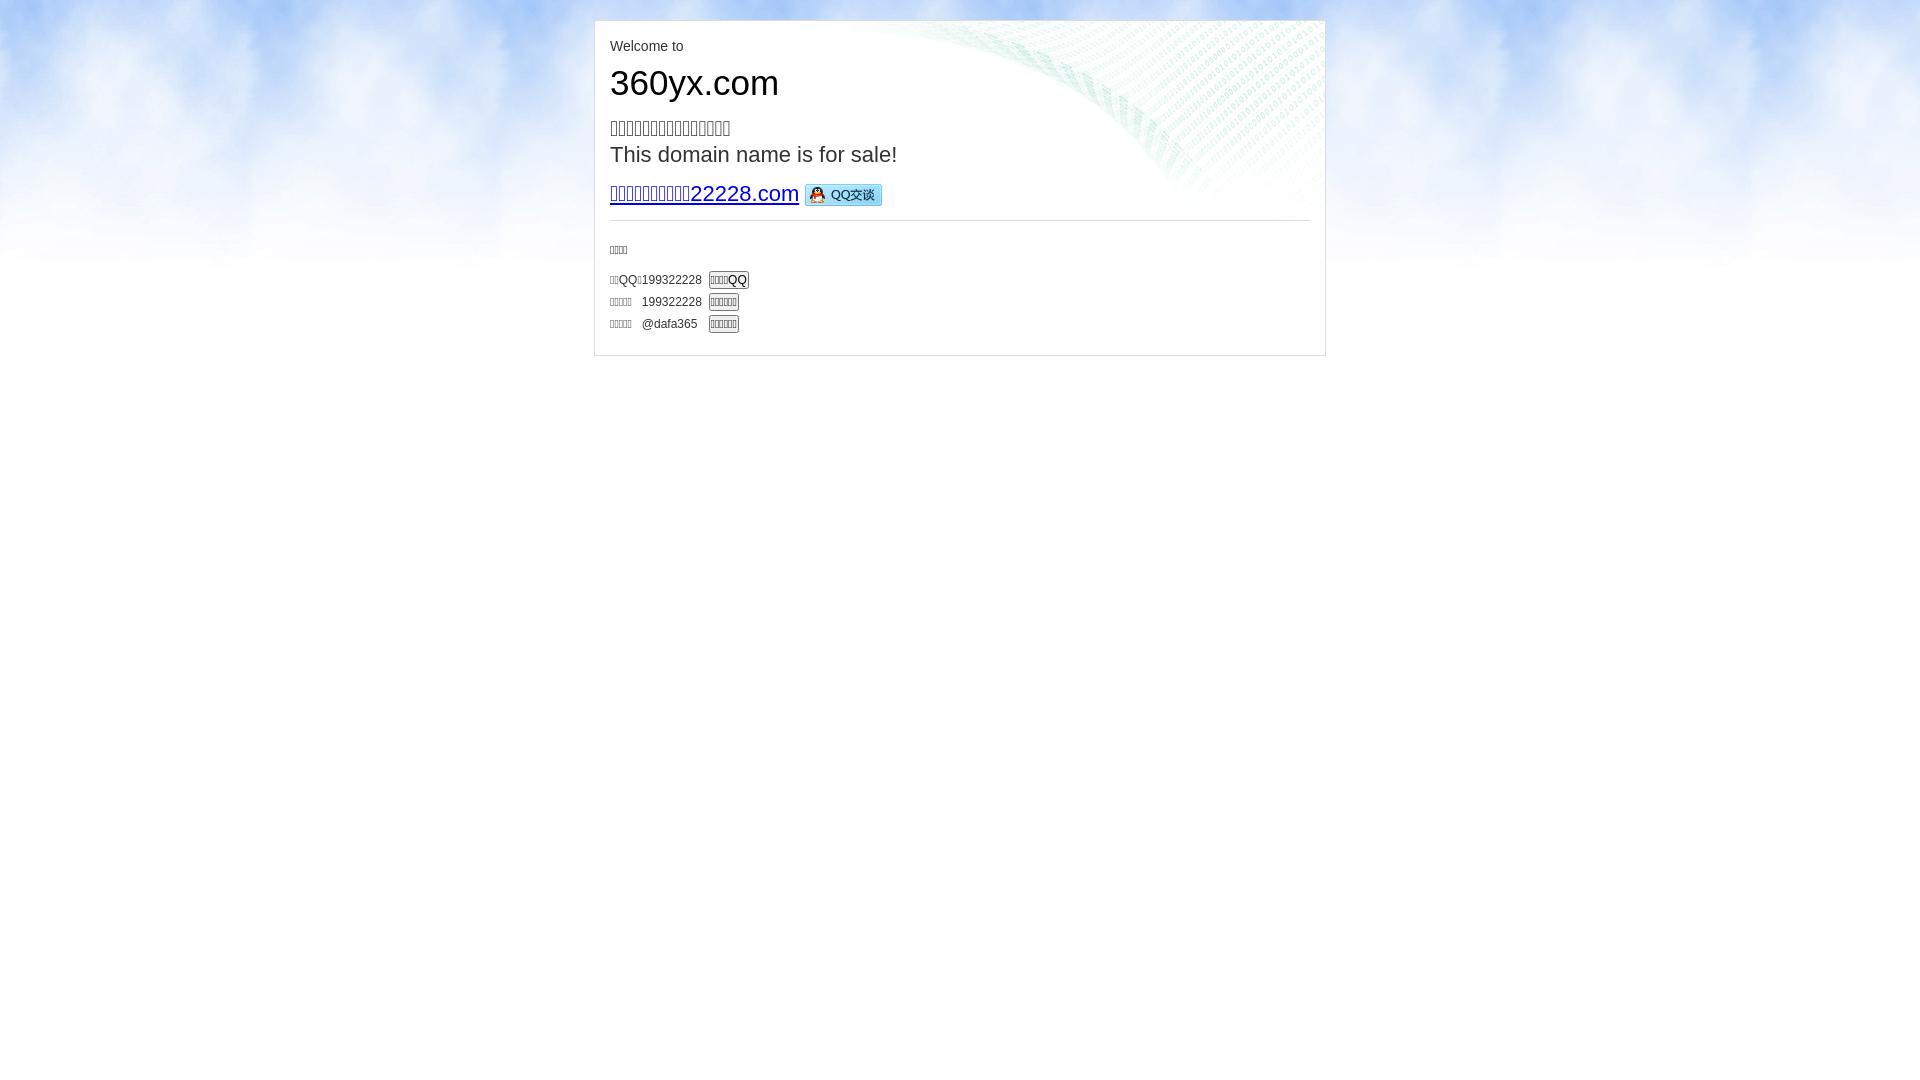  What do you see at coordinates (642, 278) in the screenshot?
I see `'199322228'` at bounding box center [642, 278].